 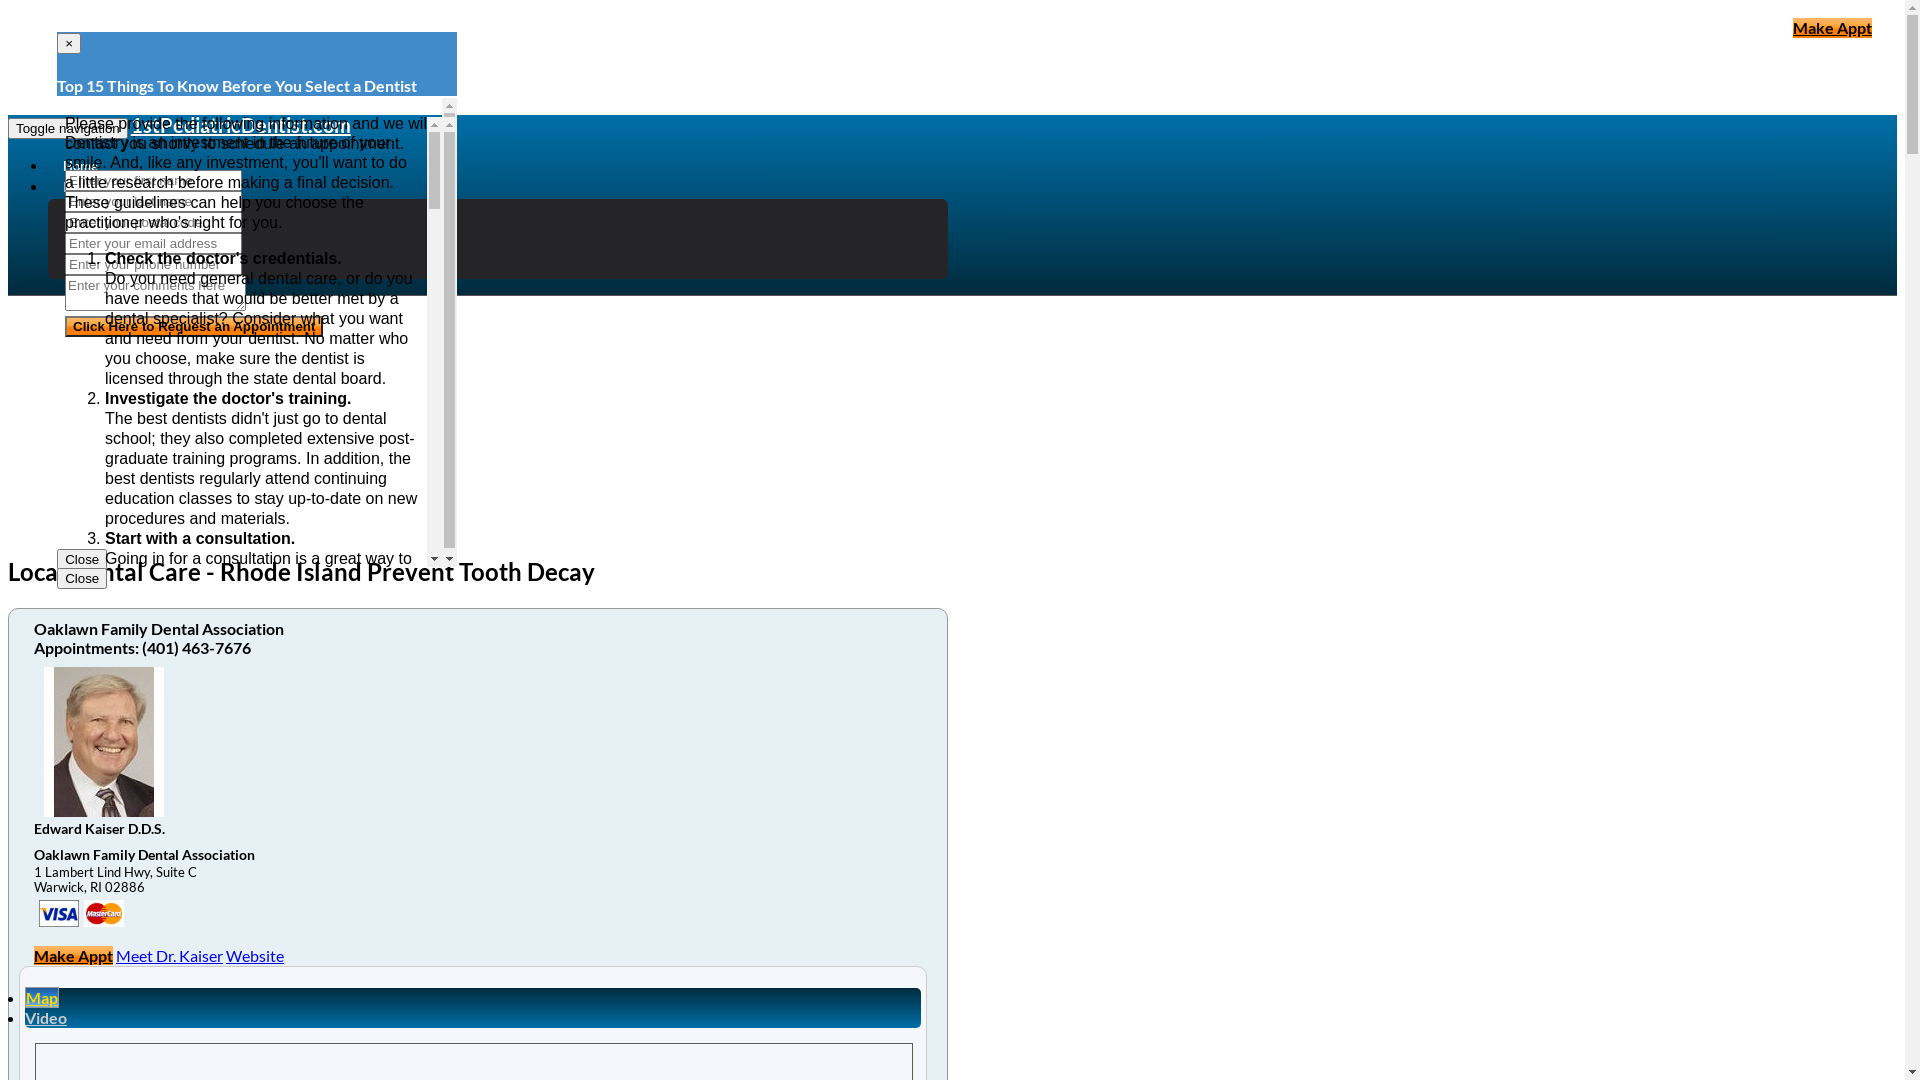 I want to click on 'Close', so click(x=57, y=559).